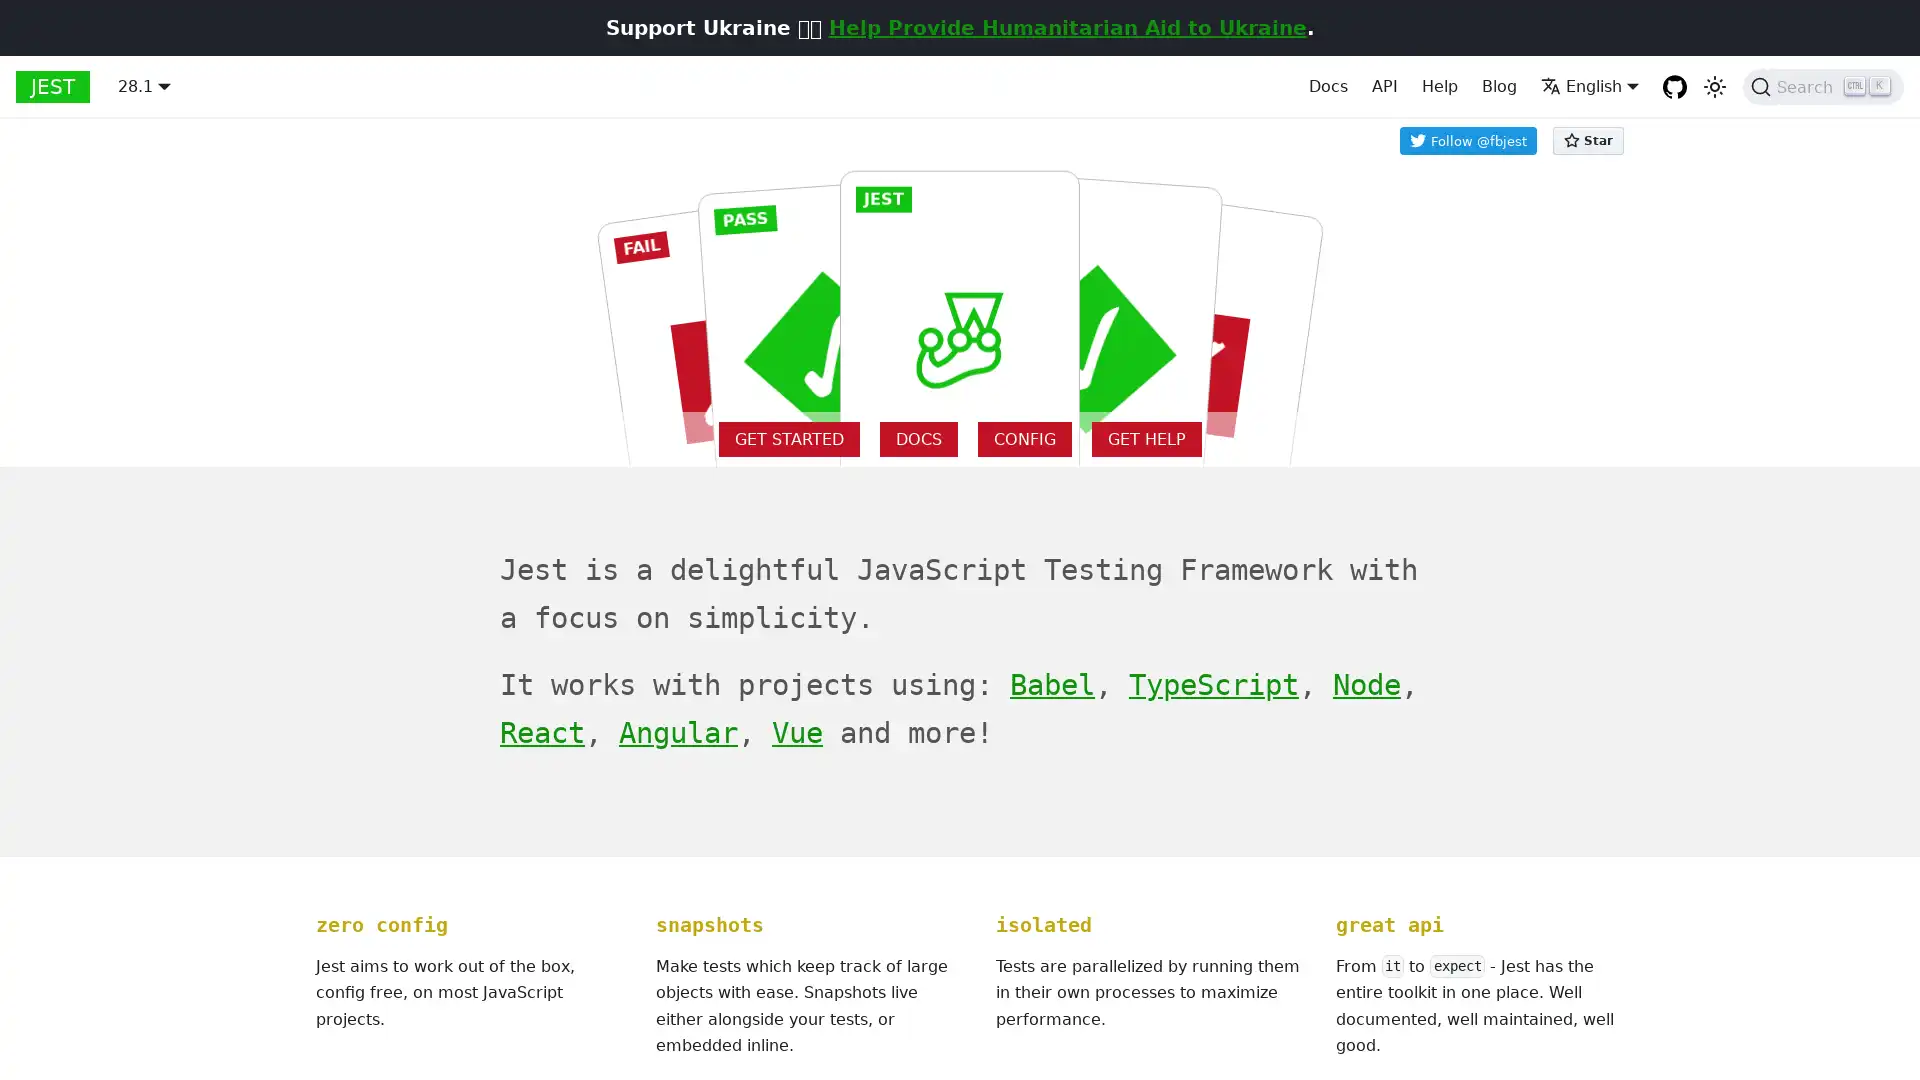  Describe the element at coordinates (1823, 86) in the screenshot. I see `Search` at that location.